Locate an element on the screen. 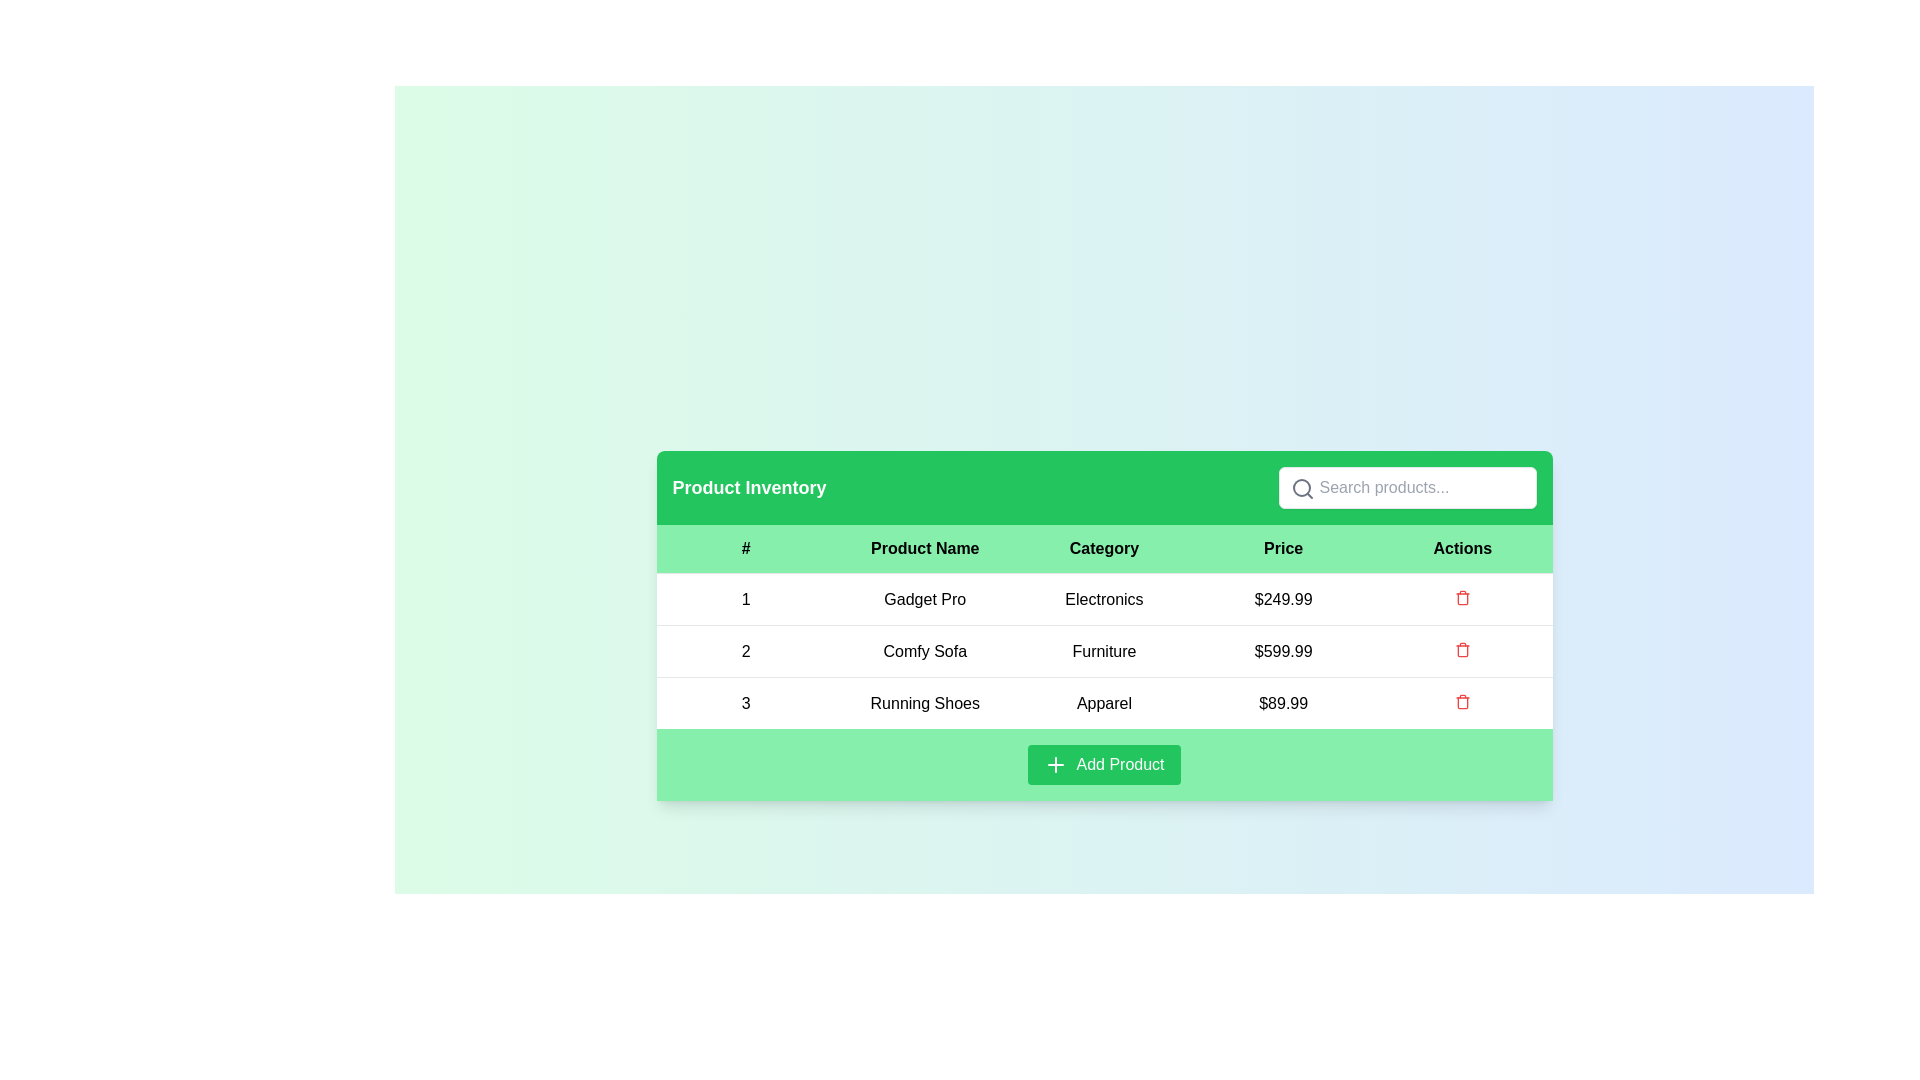 Image resolution: width=1920 pixels, height=1080 pixels. the static text label displaying the price '$249.99' for the 'Gadget Pro' item in the fourth cell of the table under the 'Price' column is located at coordinates (1283, 598).